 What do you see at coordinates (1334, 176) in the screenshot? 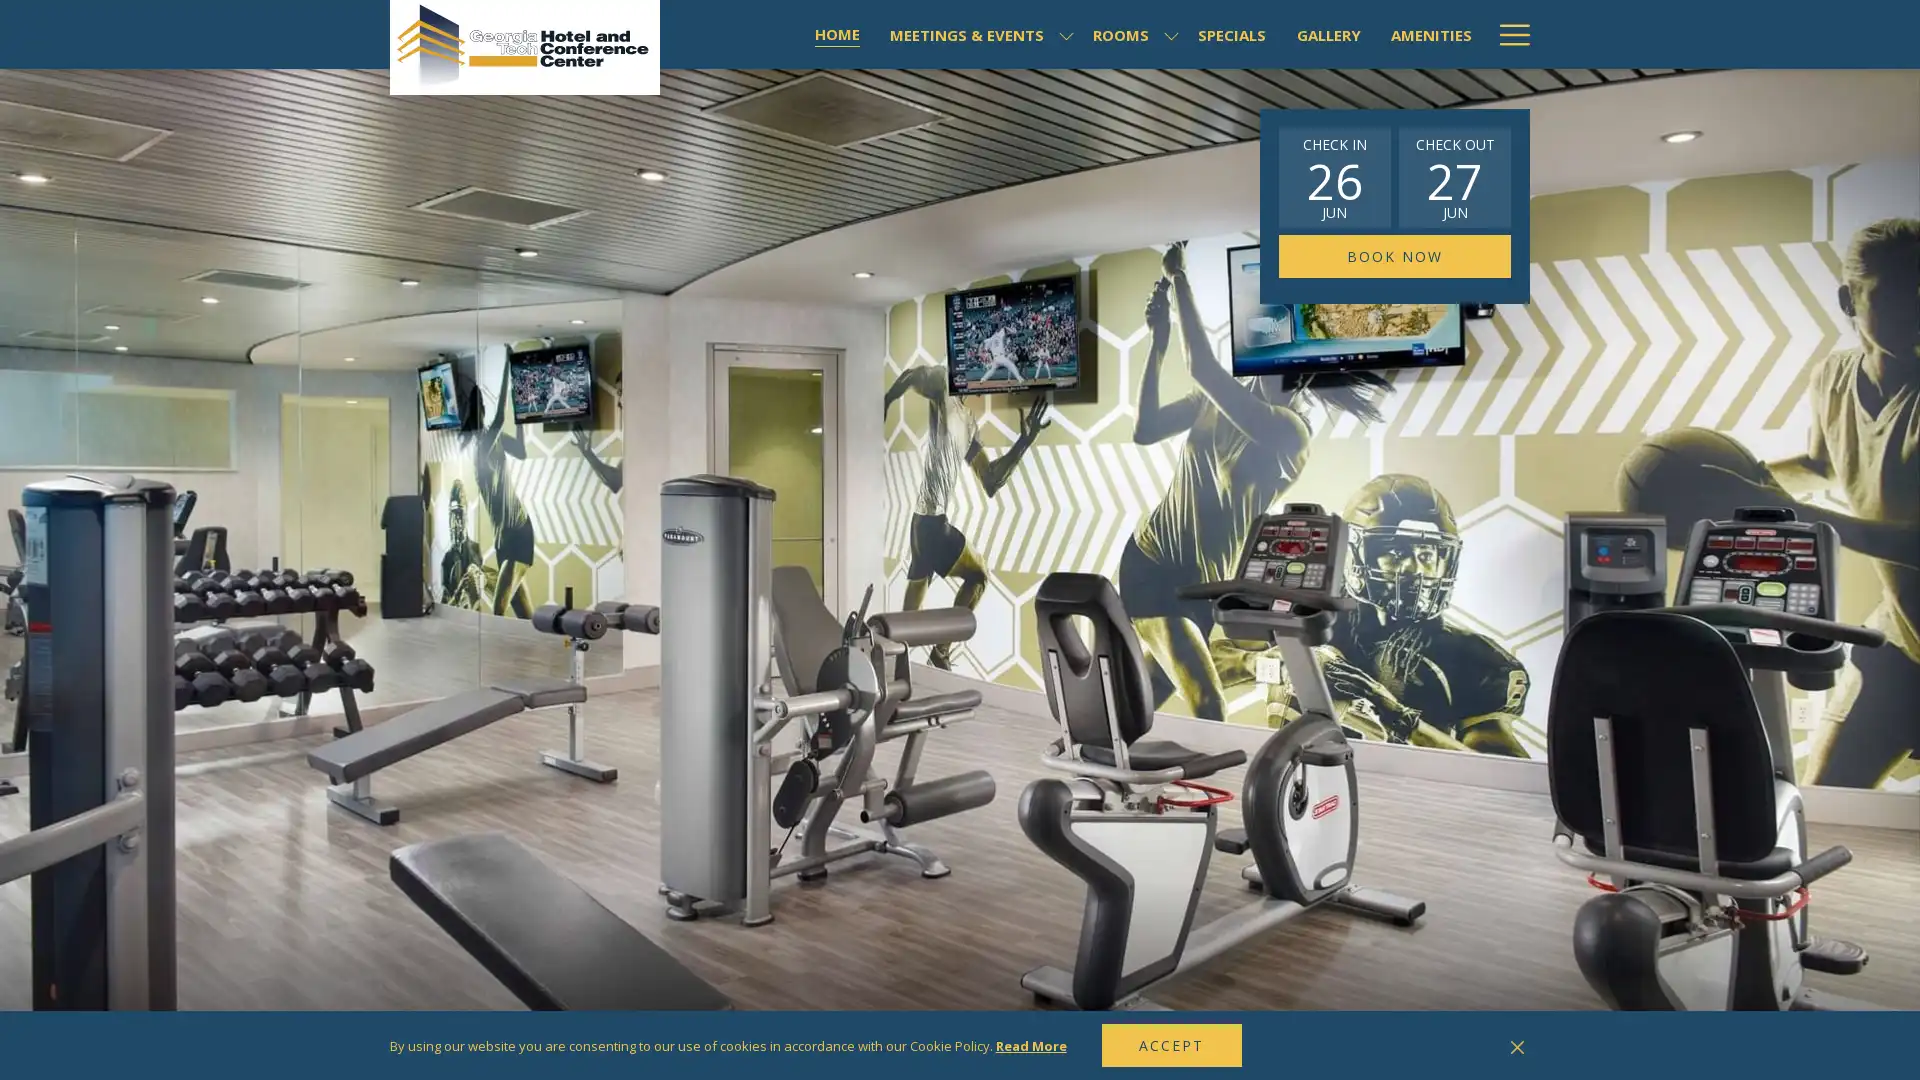
I see `This button opens the calendar to select check in date.` at bounding box center [1334, 176].